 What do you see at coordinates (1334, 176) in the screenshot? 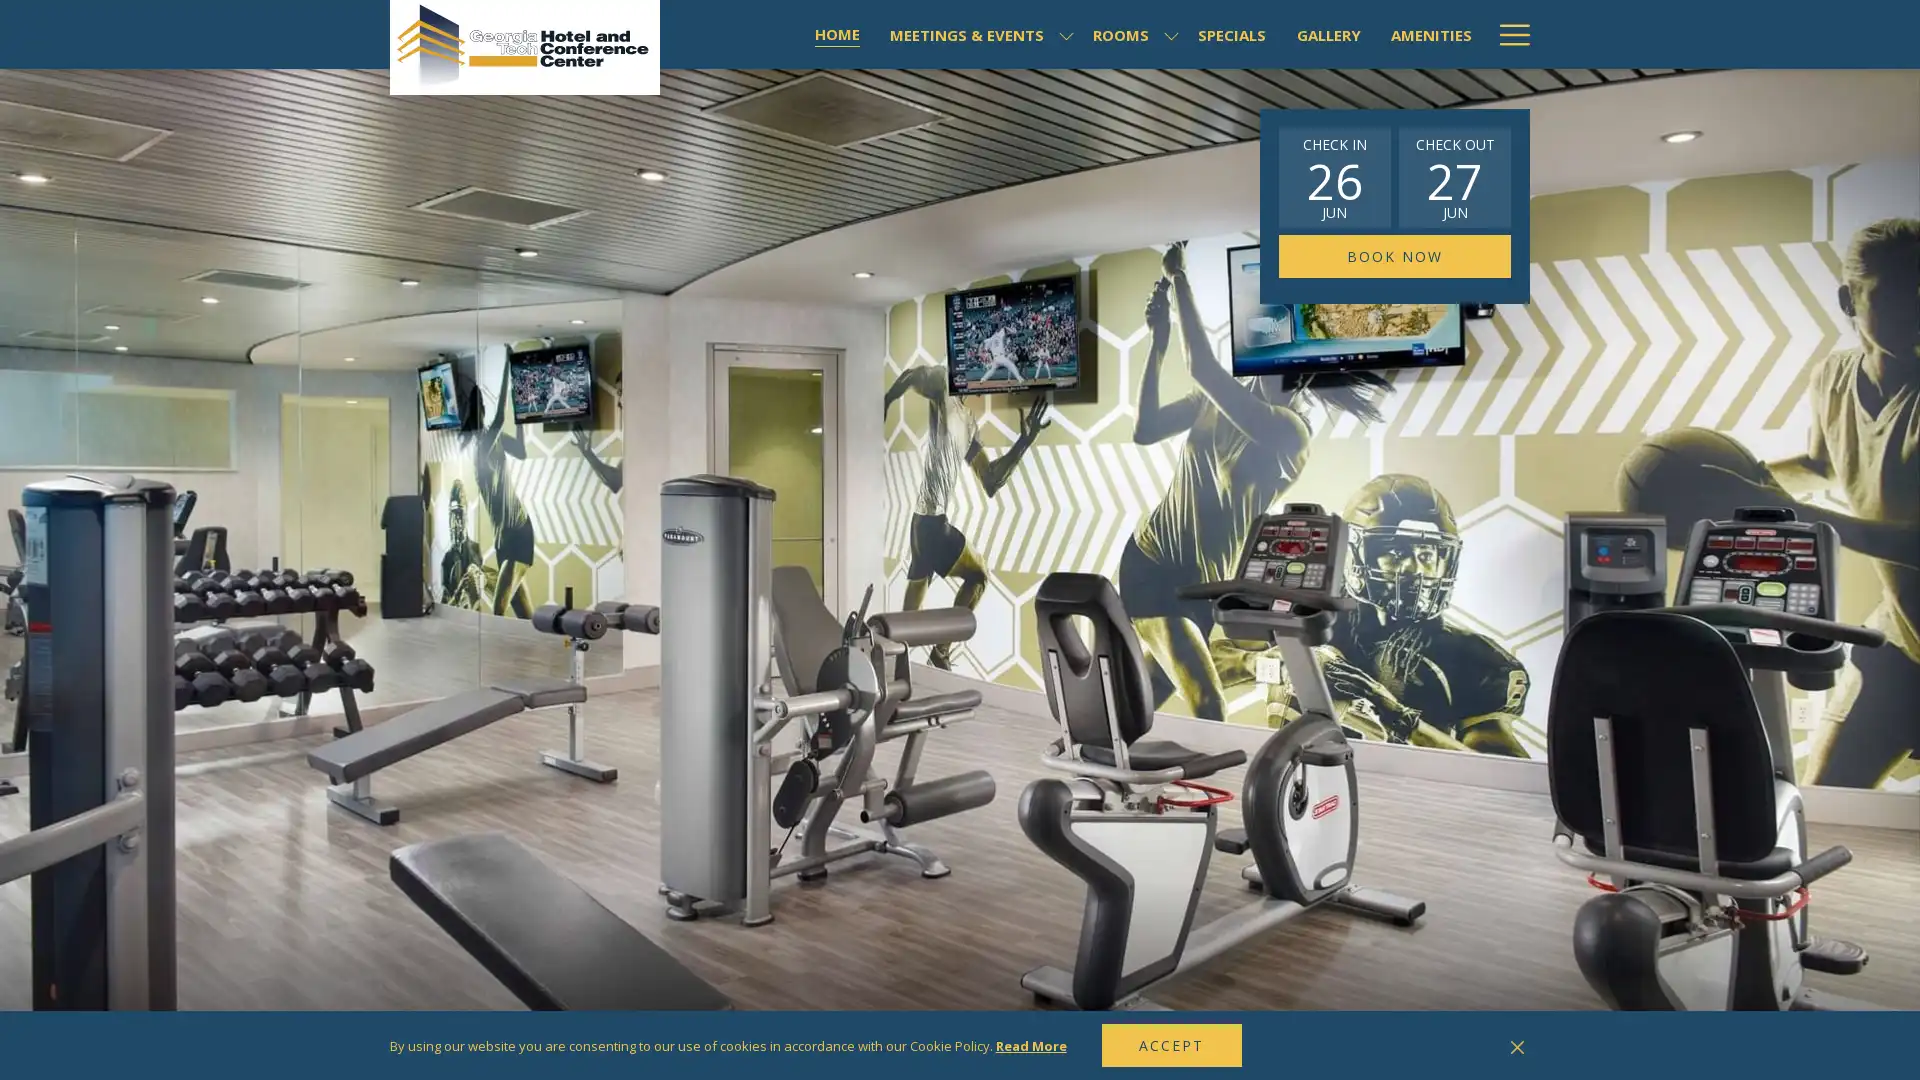
I see `This button opens the calendar to select check in date.` at bounding box center [1334, 176].